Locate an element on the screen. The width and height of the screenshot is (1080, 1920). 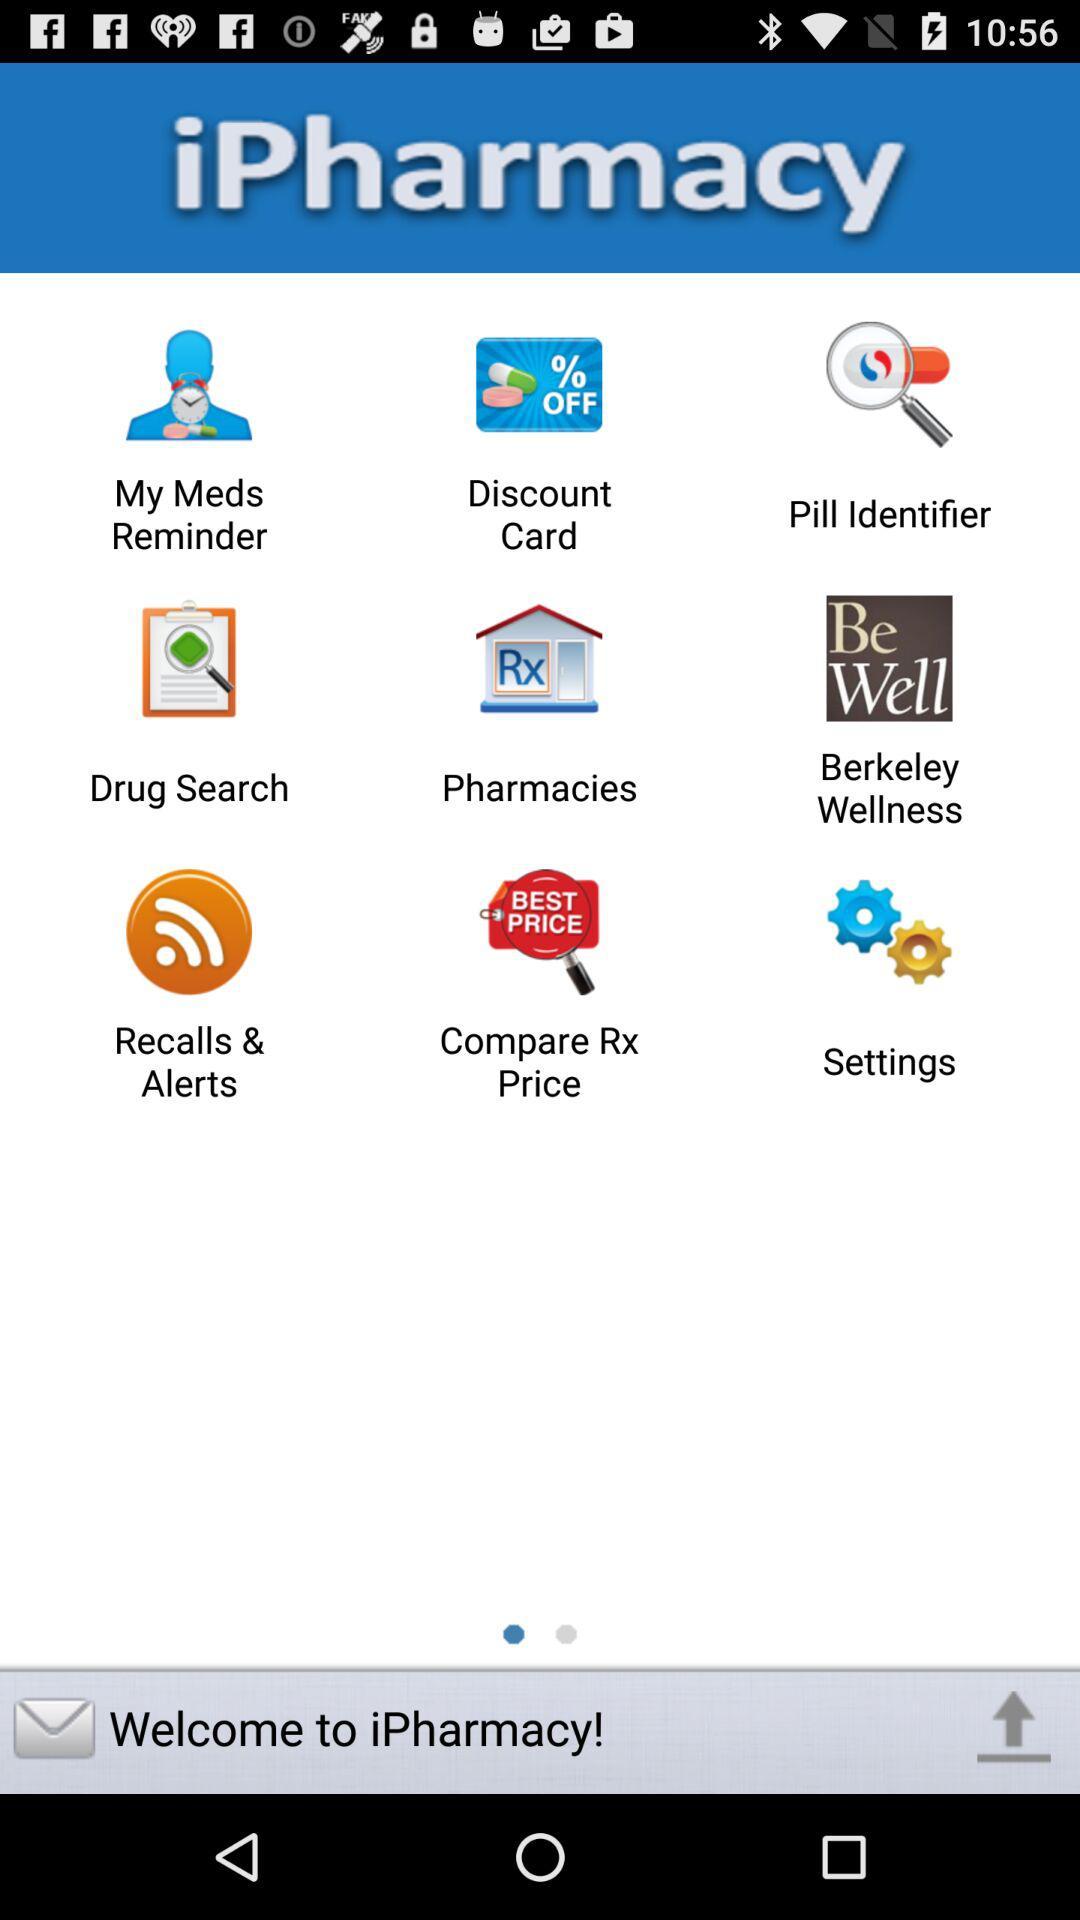
the arrow_upward icon is located at coordinates (1014, 1848).